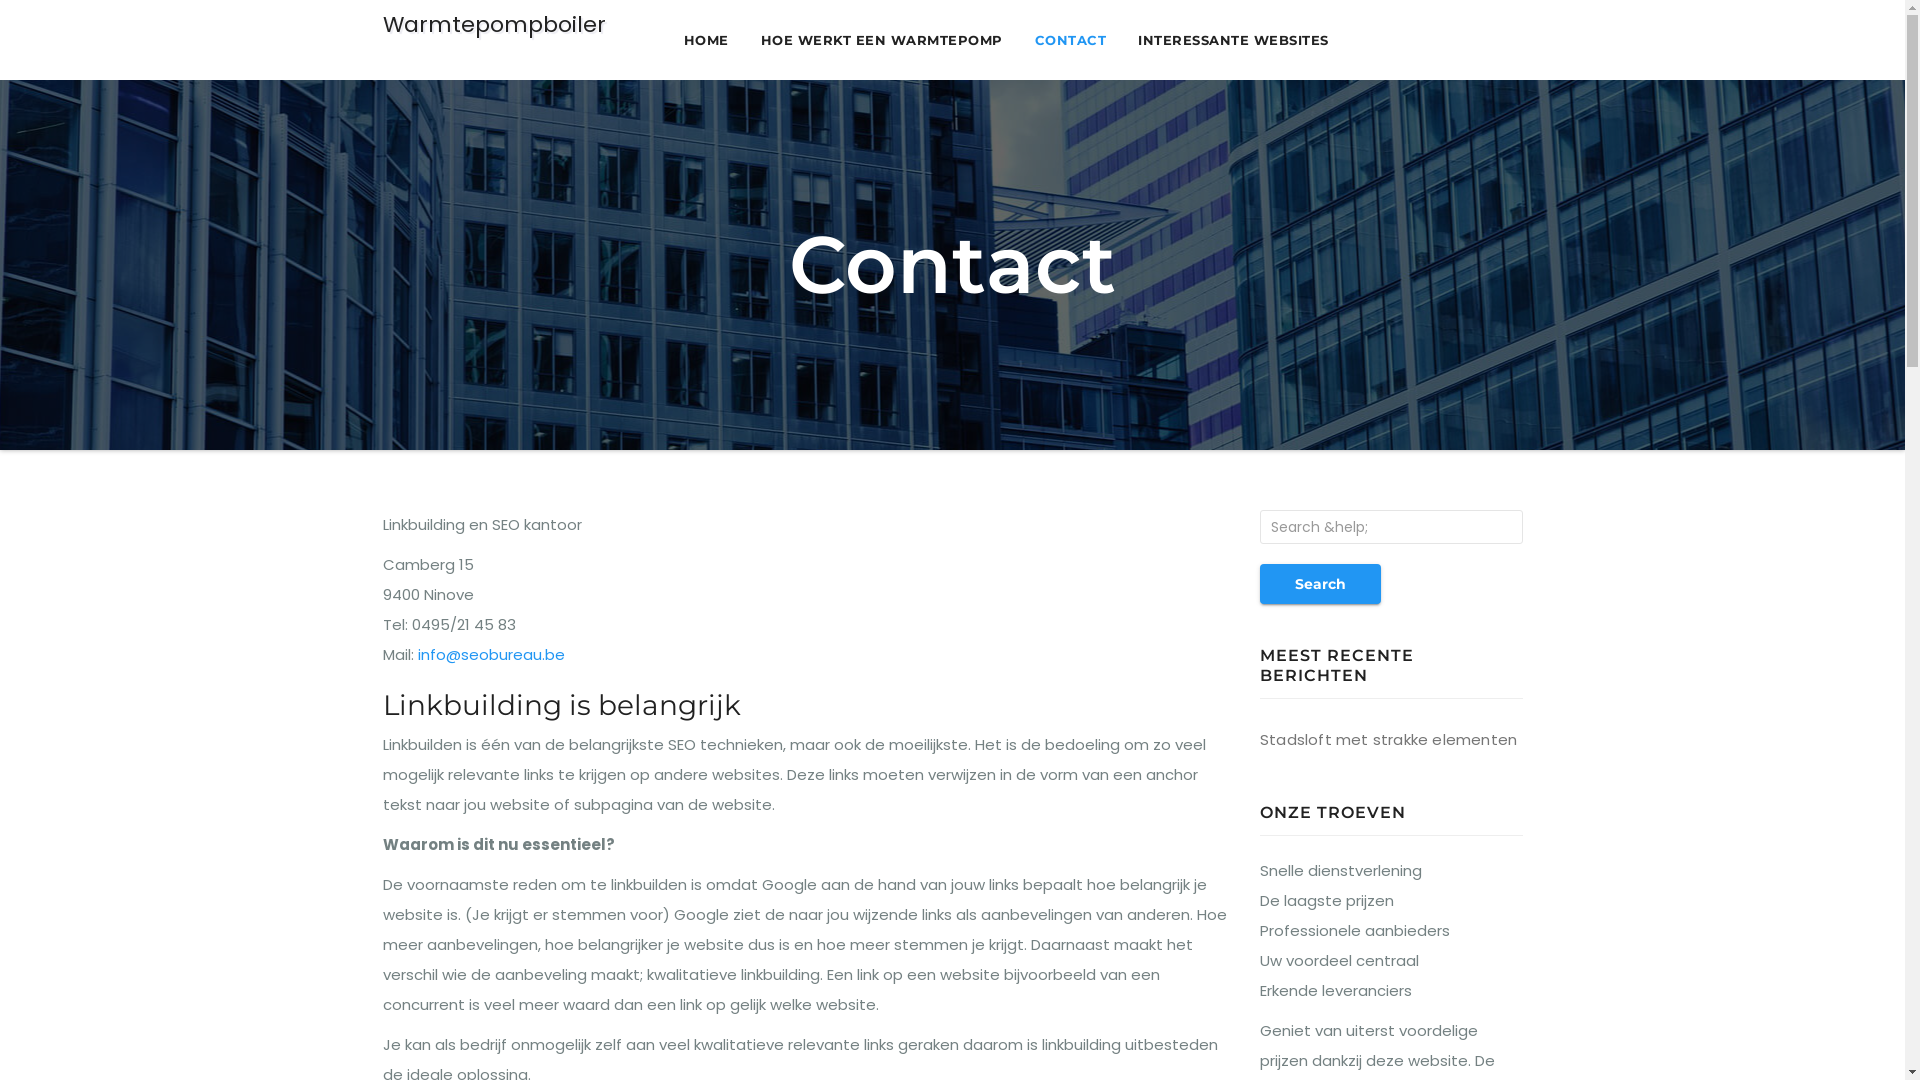 The width and height of the screenshot is (1920, 1080). What do you see at coordinates (1258, 739) in the screenshot?
I see `'Stadsloft met strakke elementen'` at bounding box center [1258, 739].